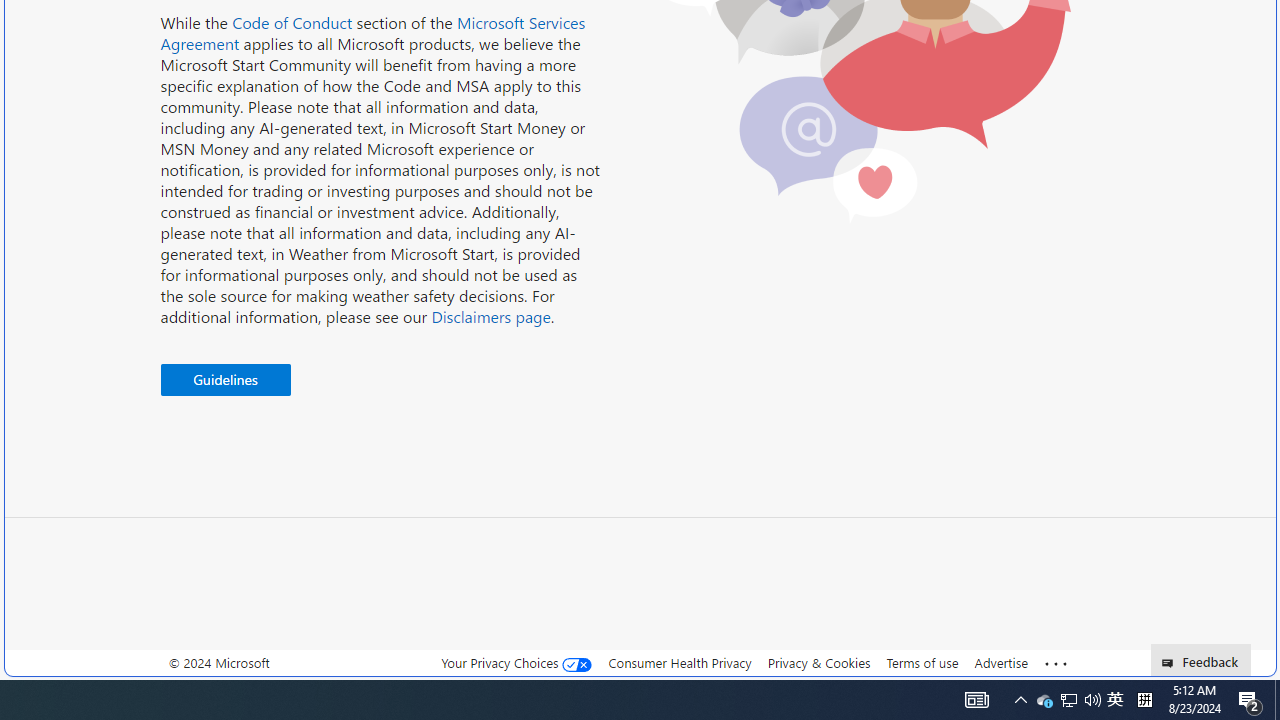 Image resolution: width=1280 pixels, height=720 pixels. Describe the element at coordinates (517, 663) in the screenshot. I see `'Your Privacy Choices'` at that location.